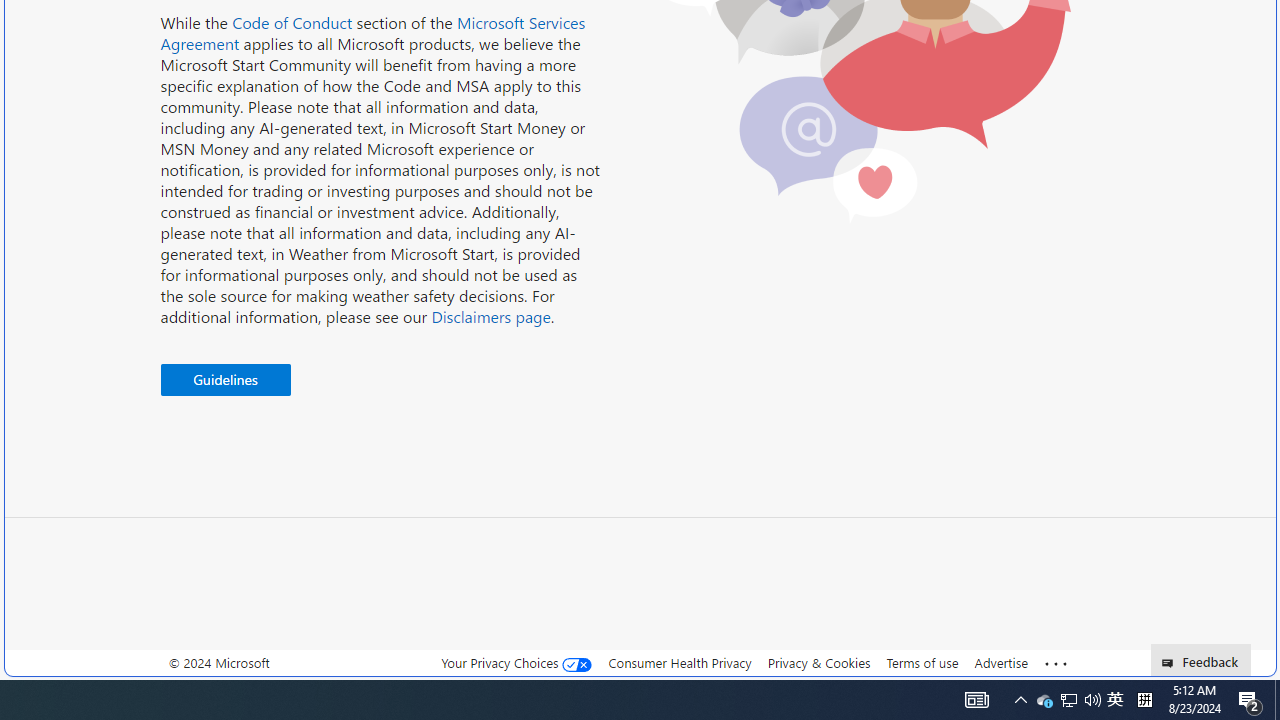 Image resolution: width=1280 pixels, height=720 pixels. Describe the element at coordinates (517, 663) in the screenshot. I see `'Your Privacy Choices'` at that location.